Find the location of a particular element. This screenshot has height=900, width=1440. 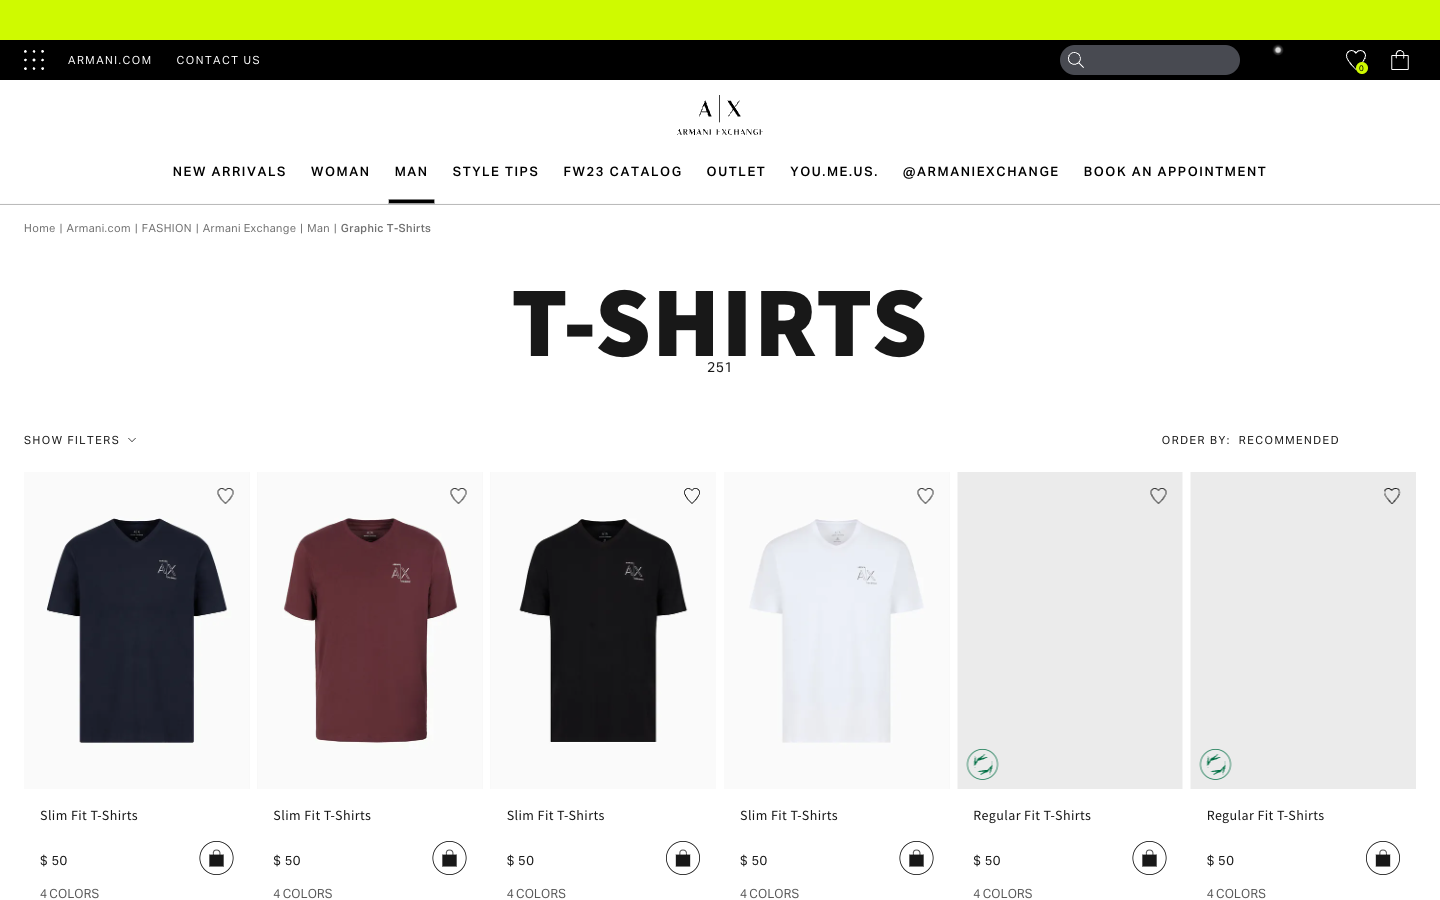

and click on @ArmaniExchange from the top menu to go to that section is located at coordinates (980, 171).